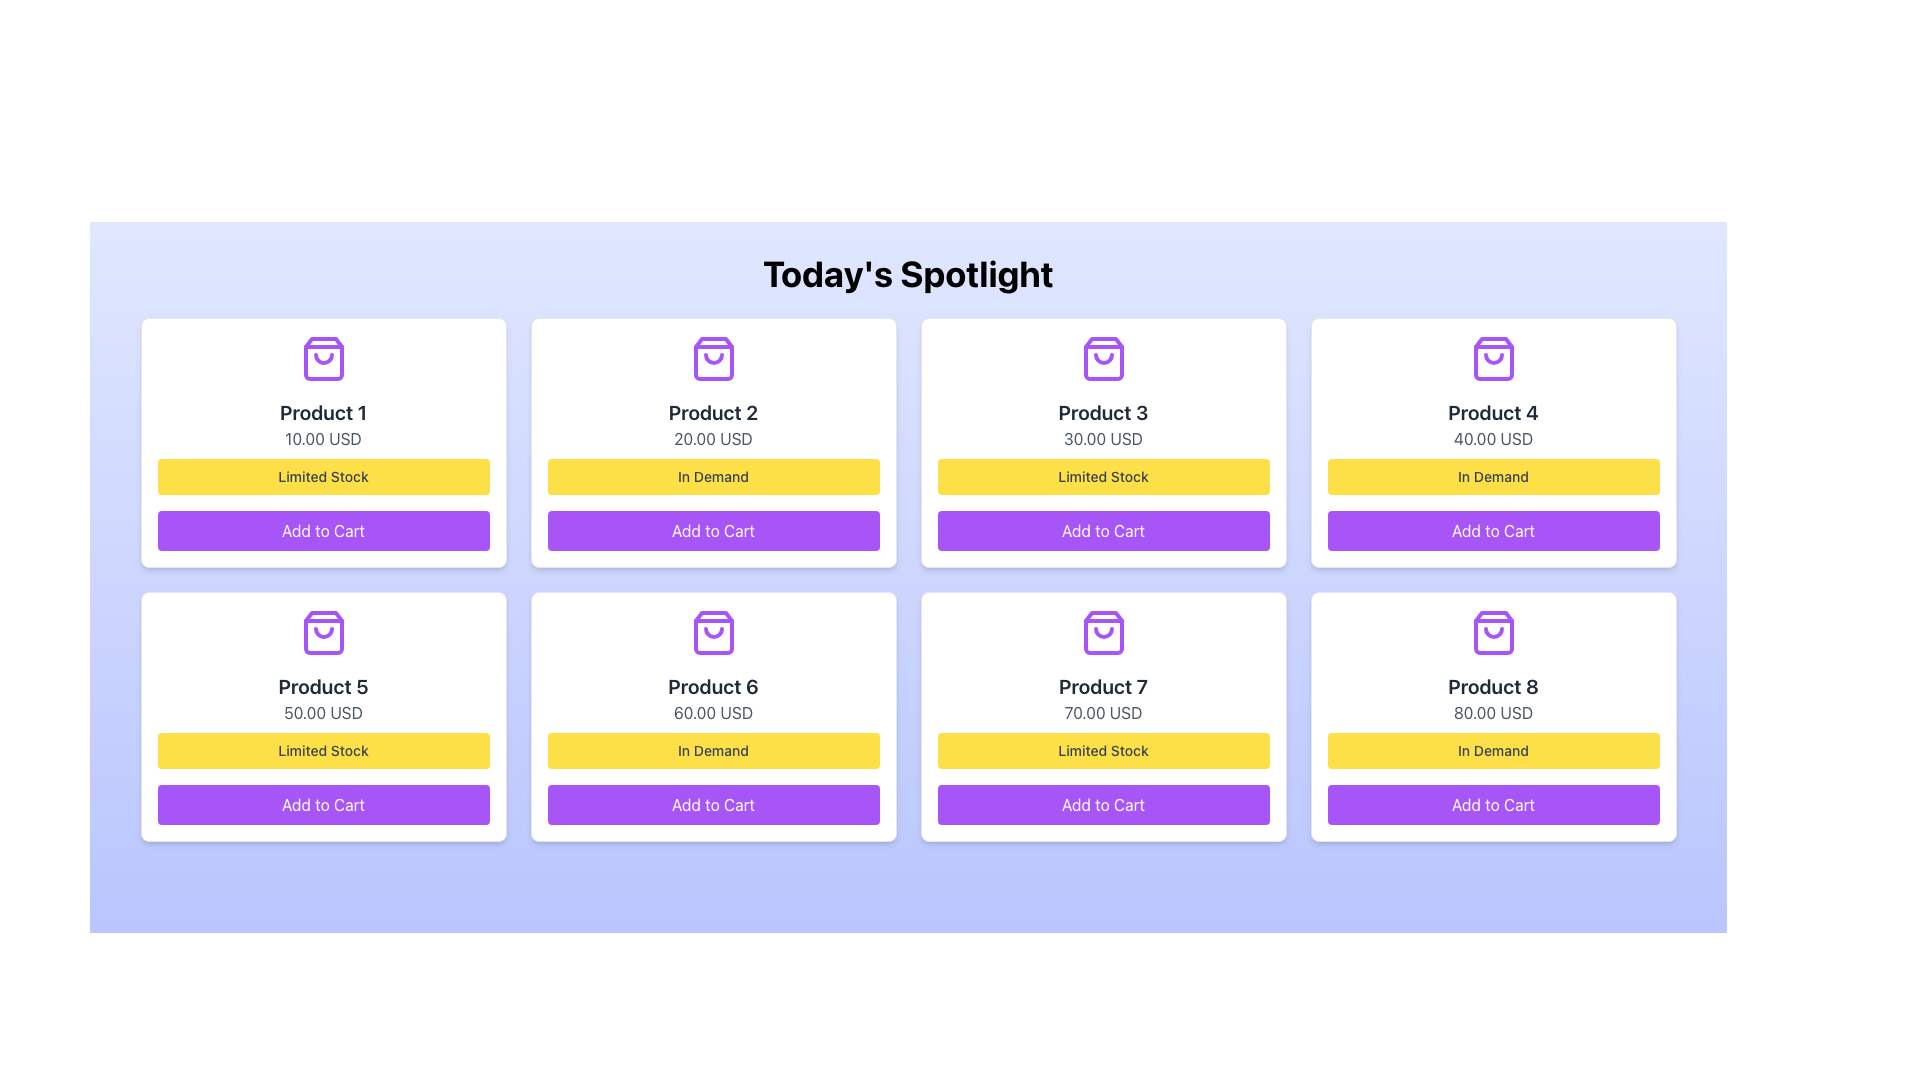 The width and height of the screenshot is (1920, 1080). I want to click on the text label displaying the name and price of the product located in the top-left card of the grid layout, positioned below the shopping bag icon and above the 'Limited Stock' label, so click(323, 423).